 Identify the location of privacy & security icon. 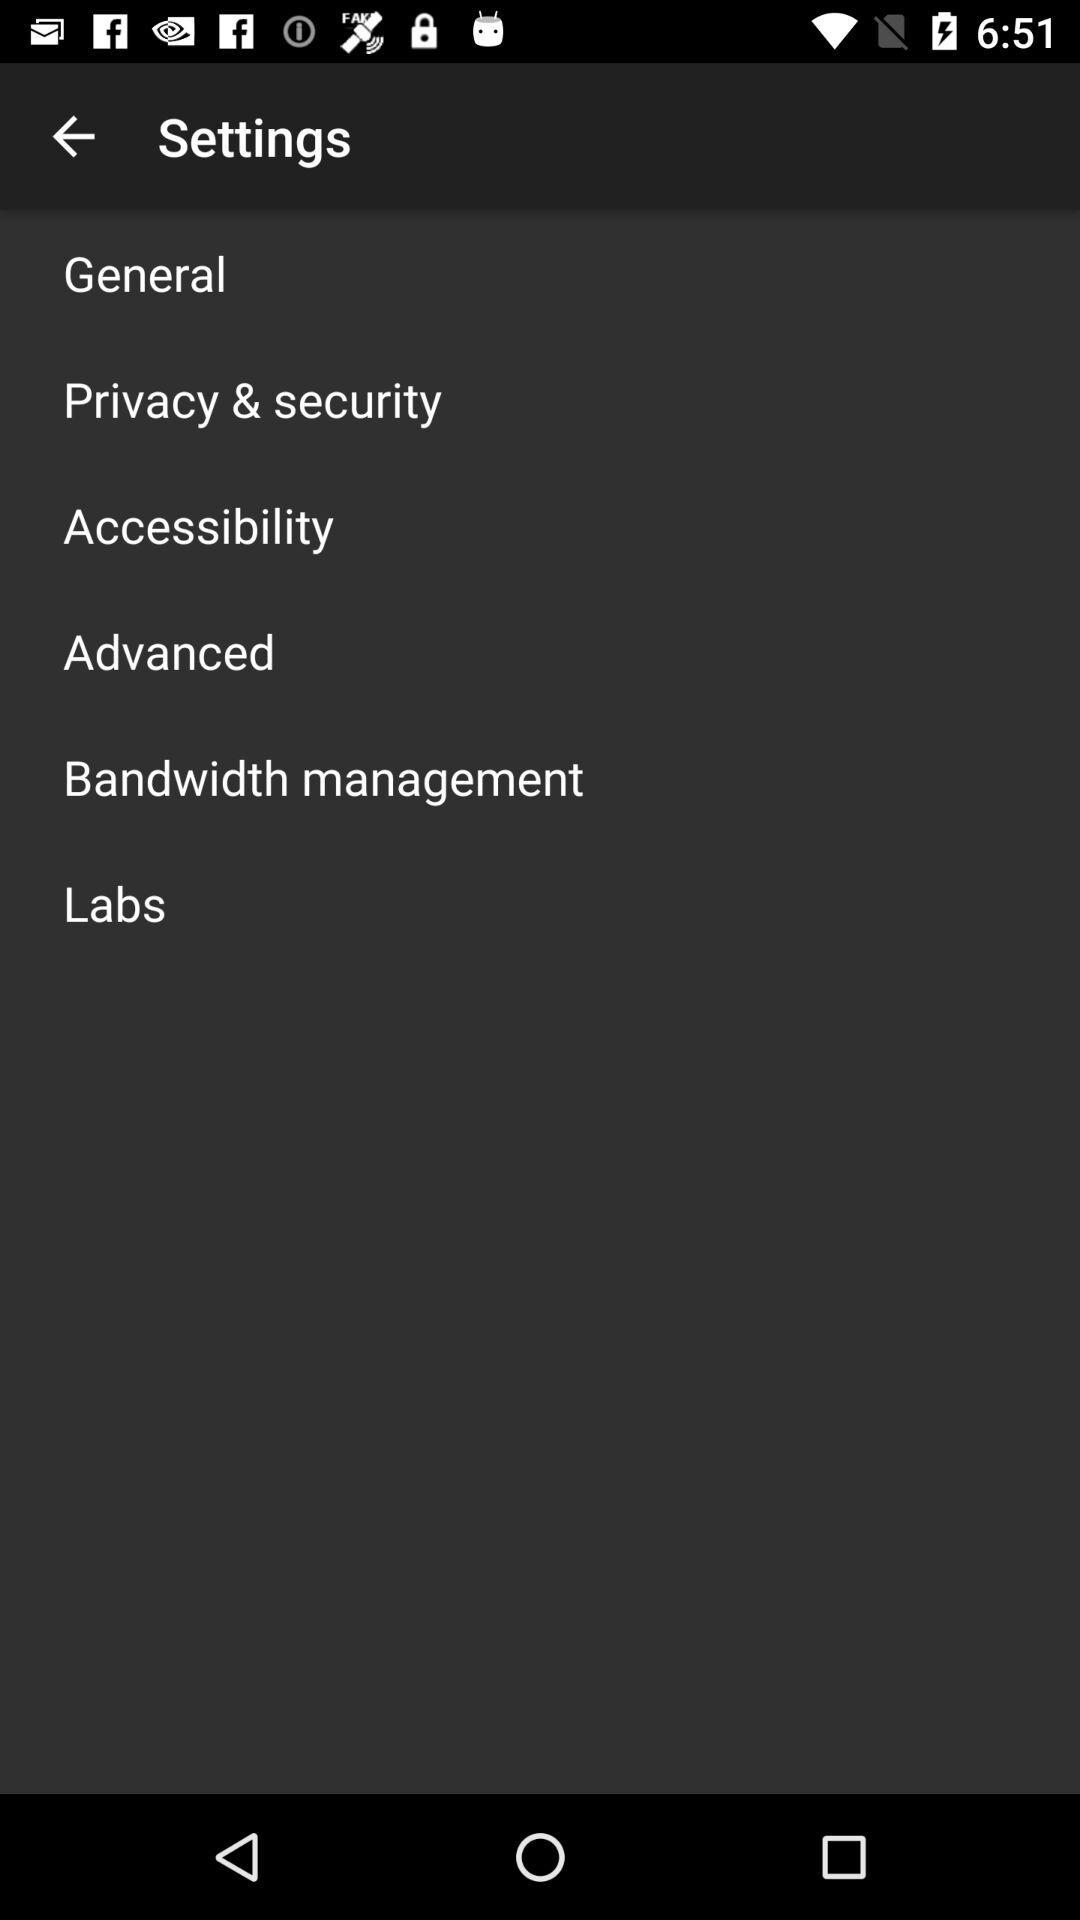
(251, 398).